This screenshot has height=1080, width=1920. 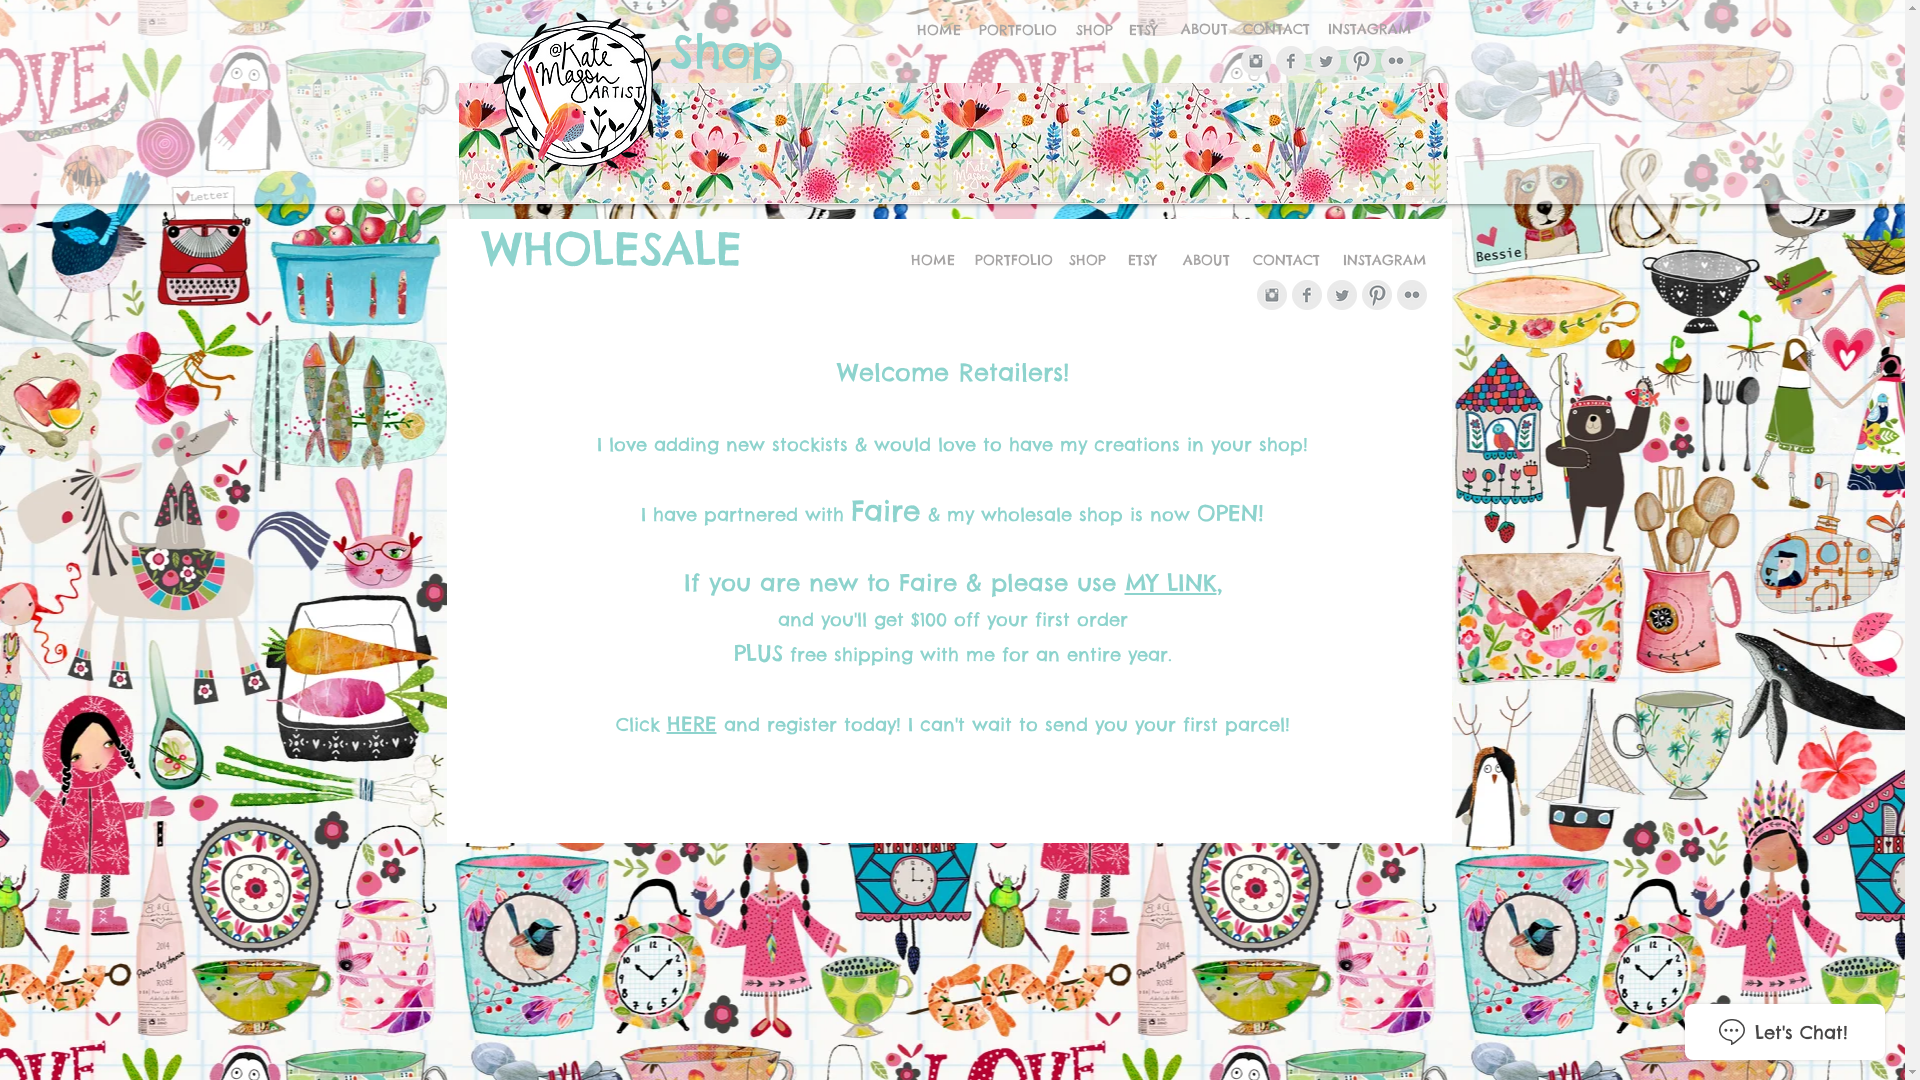 I want to click on 'CONTACT', so click(x=1242, y=260).